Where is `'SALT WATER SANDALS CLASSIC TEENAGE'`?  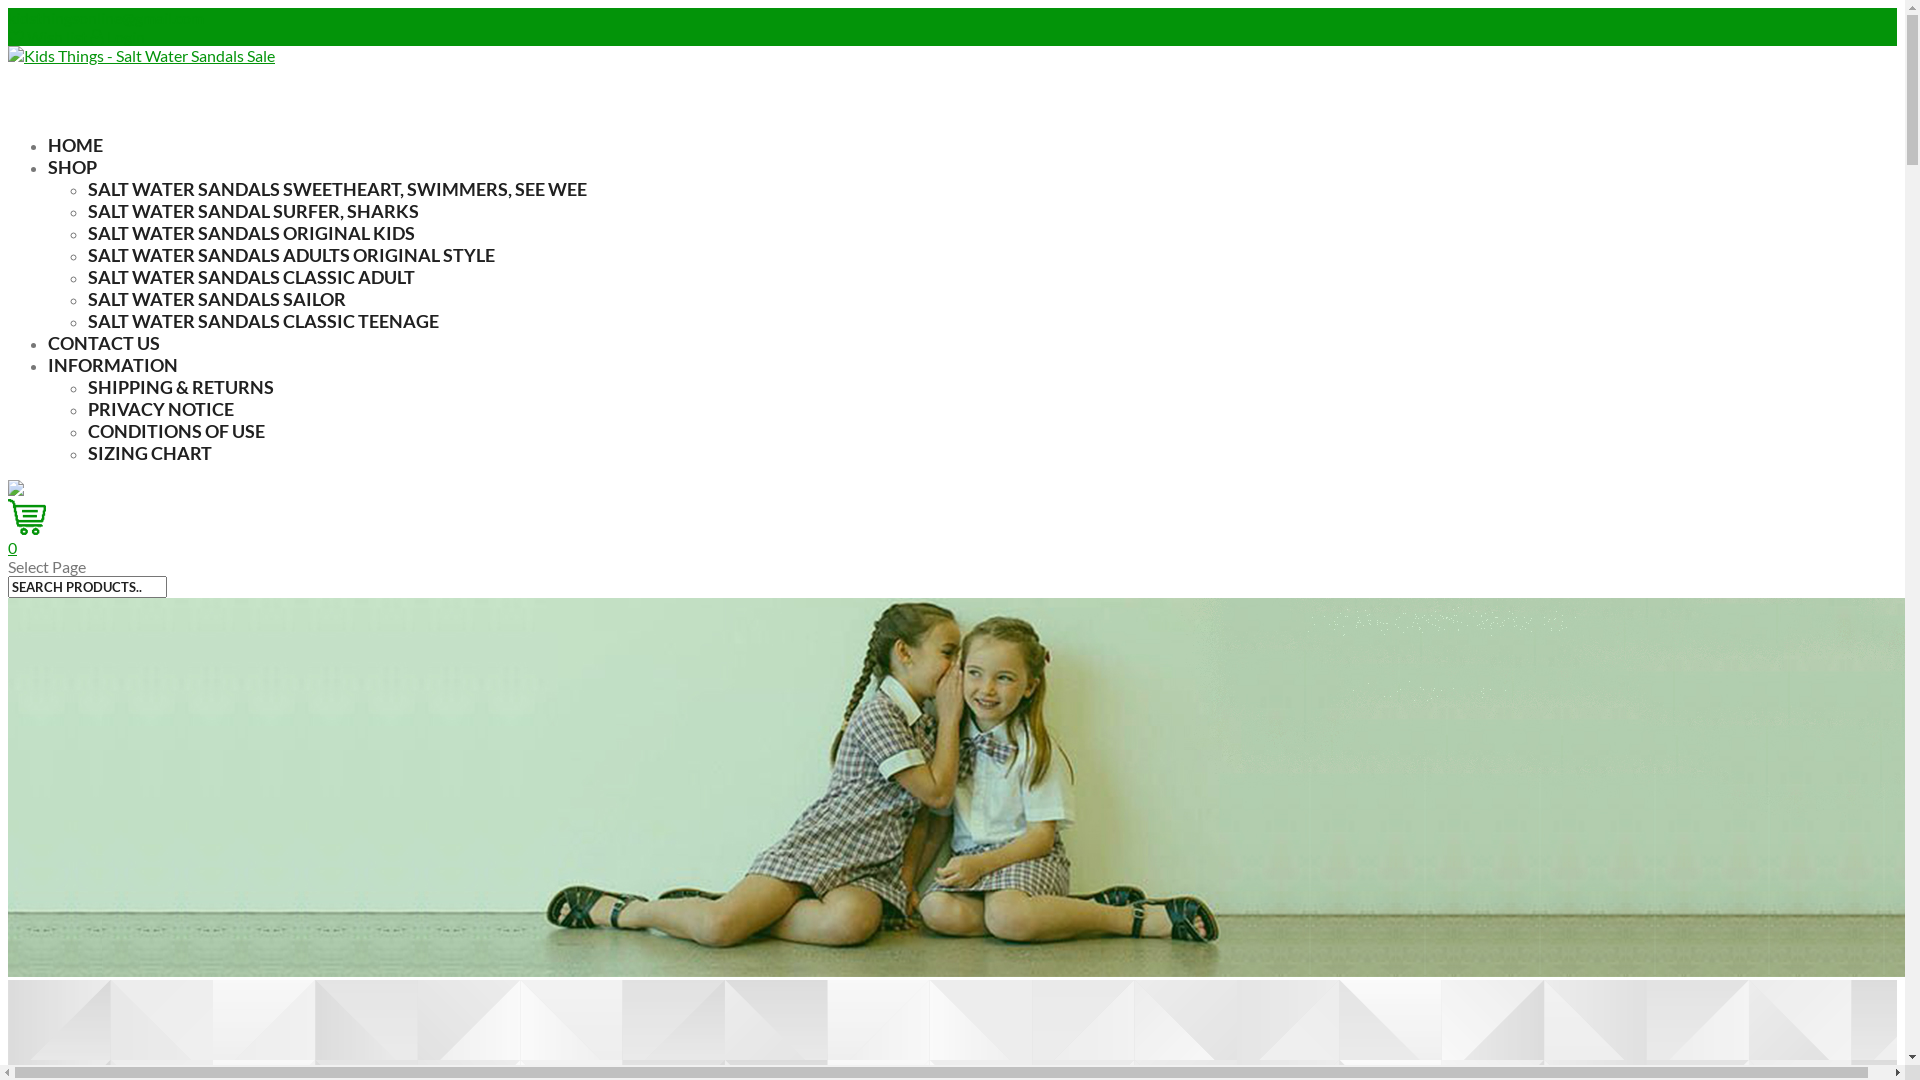
'SALT WATER SANDALS CLASSIC TEENAGE' is located at coordinates (262, 319).